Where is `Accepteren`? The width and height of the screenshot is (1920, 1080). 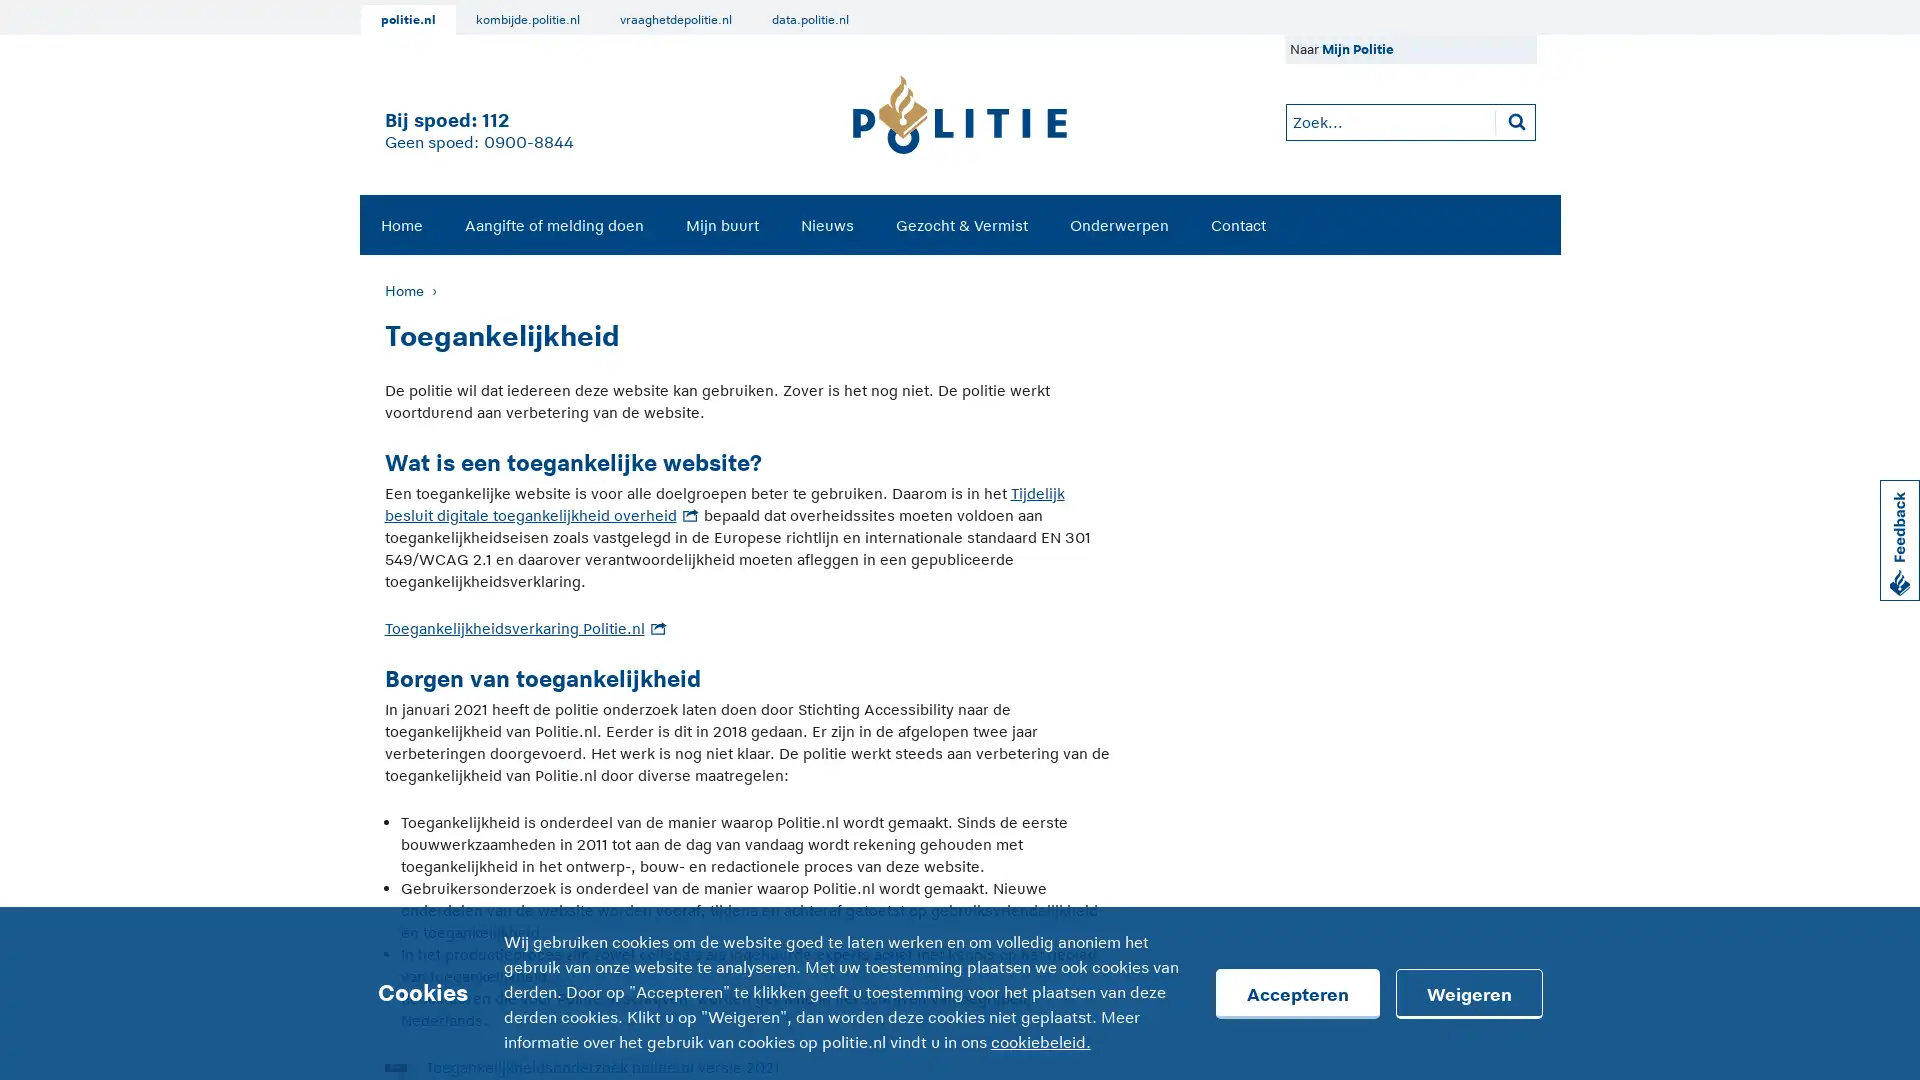 Accepteren is located at coordinates (1296, 992).